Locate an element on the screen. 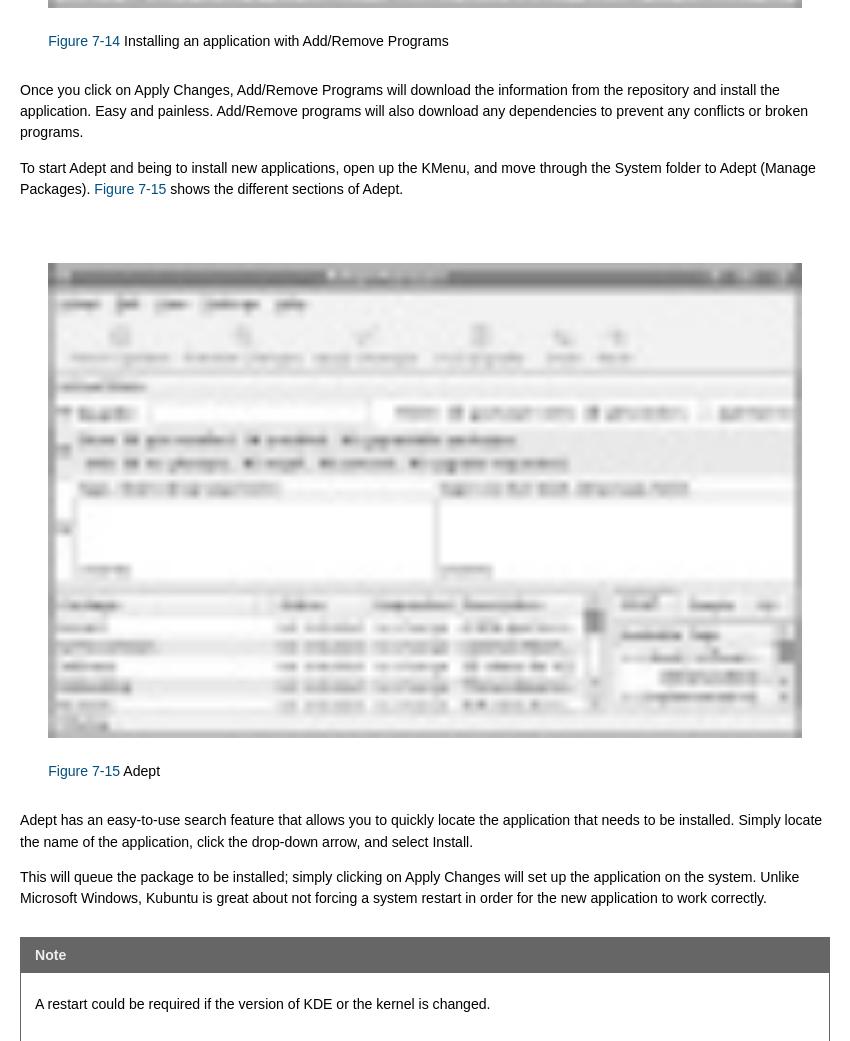 Image resolution: width=850 pixels, height=1041 pixels. 'shows the different sections of Adept.' is located at coordinates (283, 188).